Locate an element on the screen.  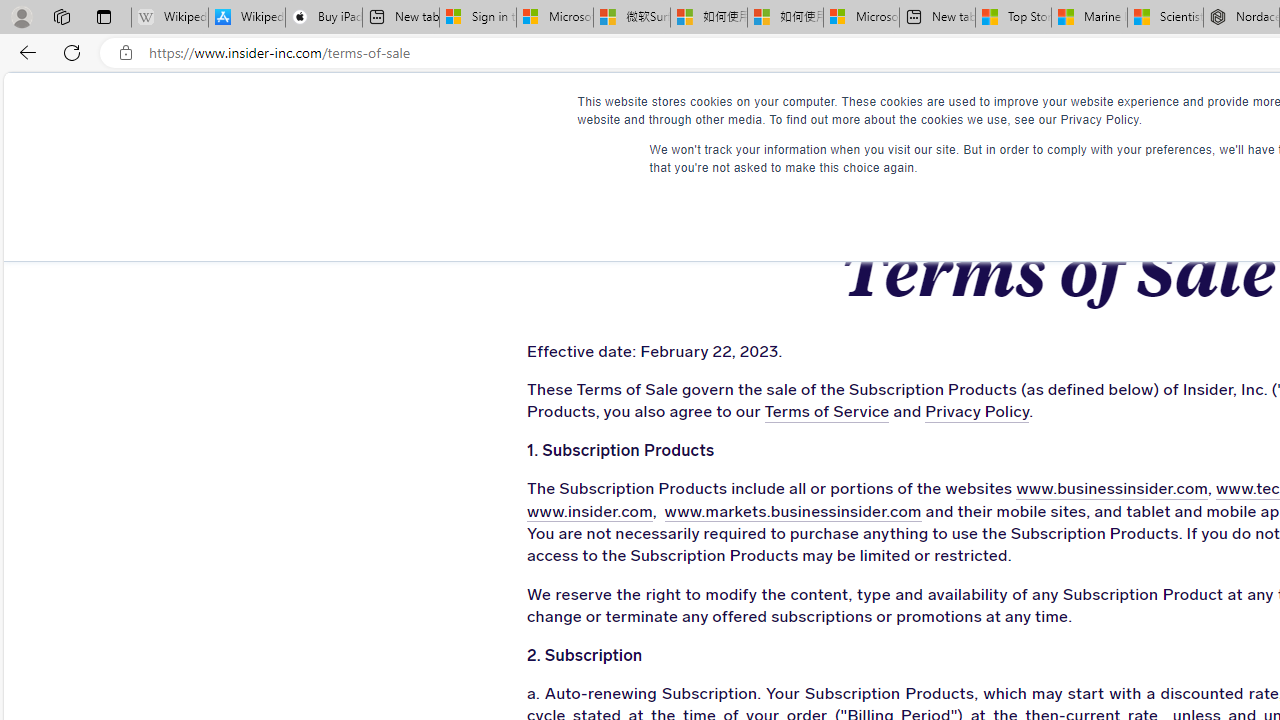
'www.markets.businessinsider.com' is located at coordinates (791, 510).